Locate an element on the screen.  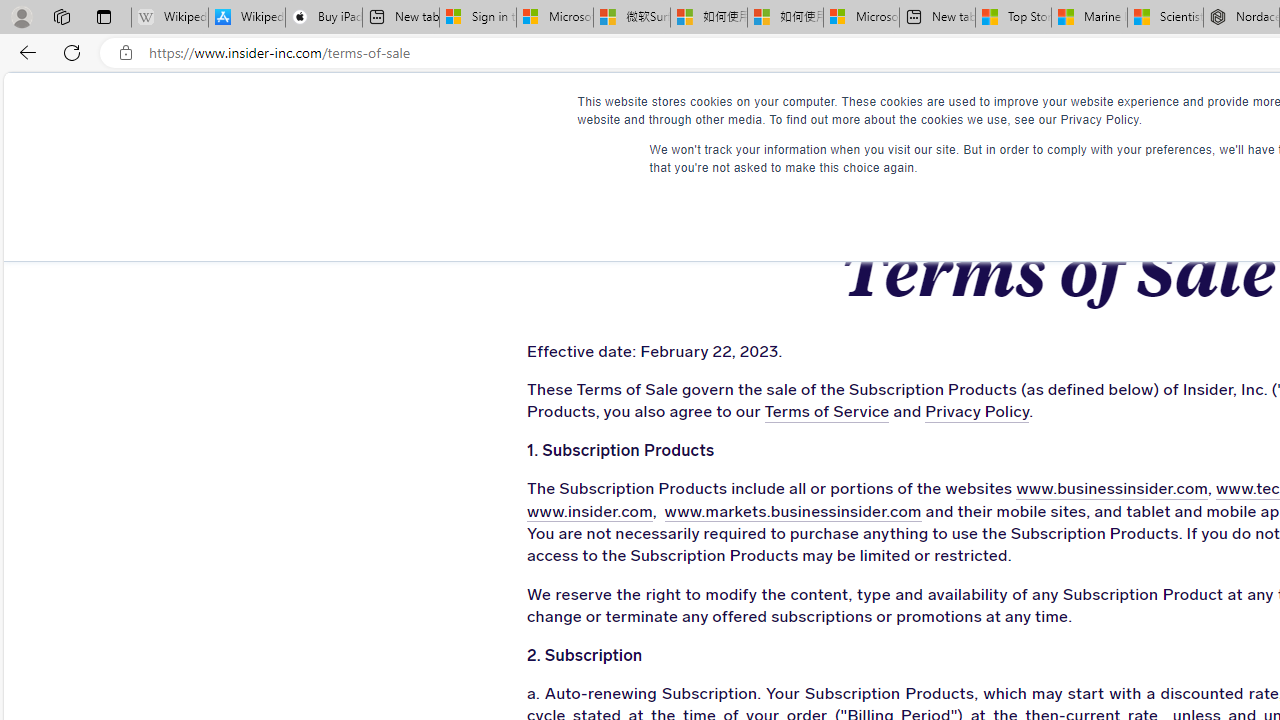
'www.markets.businessinsider.com' is located at coordinates (791, 510).